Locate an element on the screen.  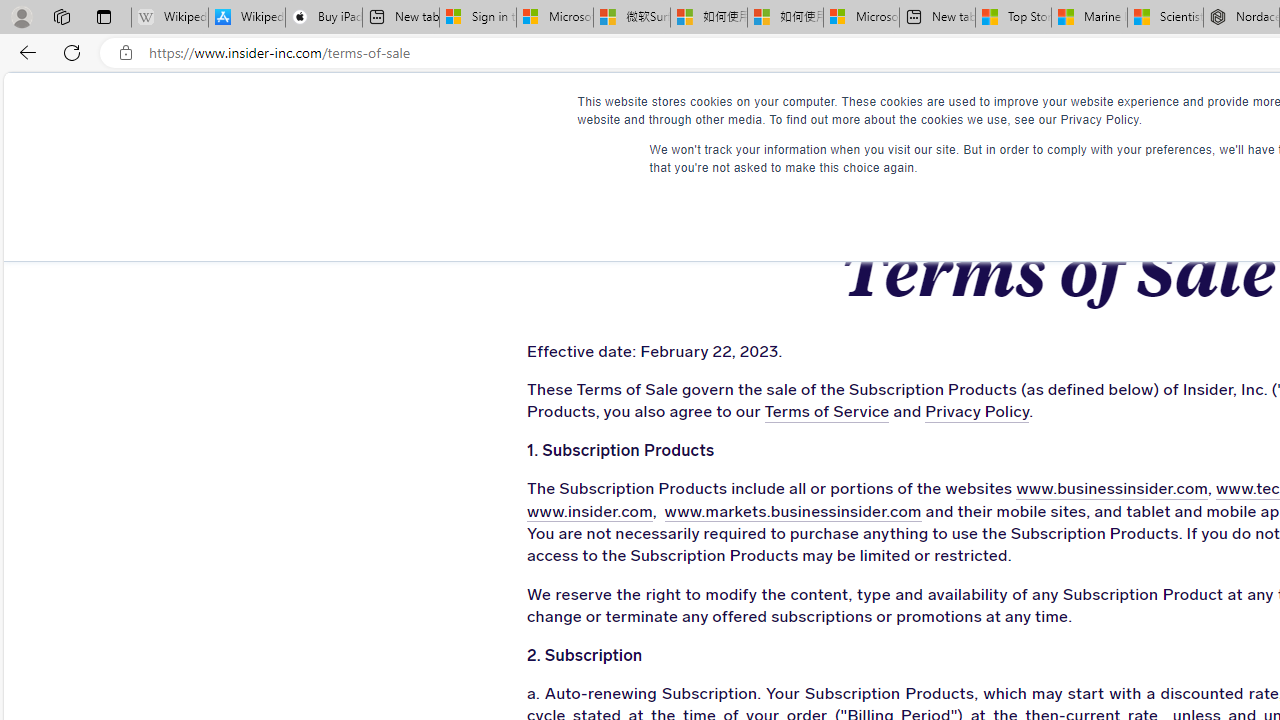
'www.markets.businessinsider.com' is located at coordinates (791, 510).